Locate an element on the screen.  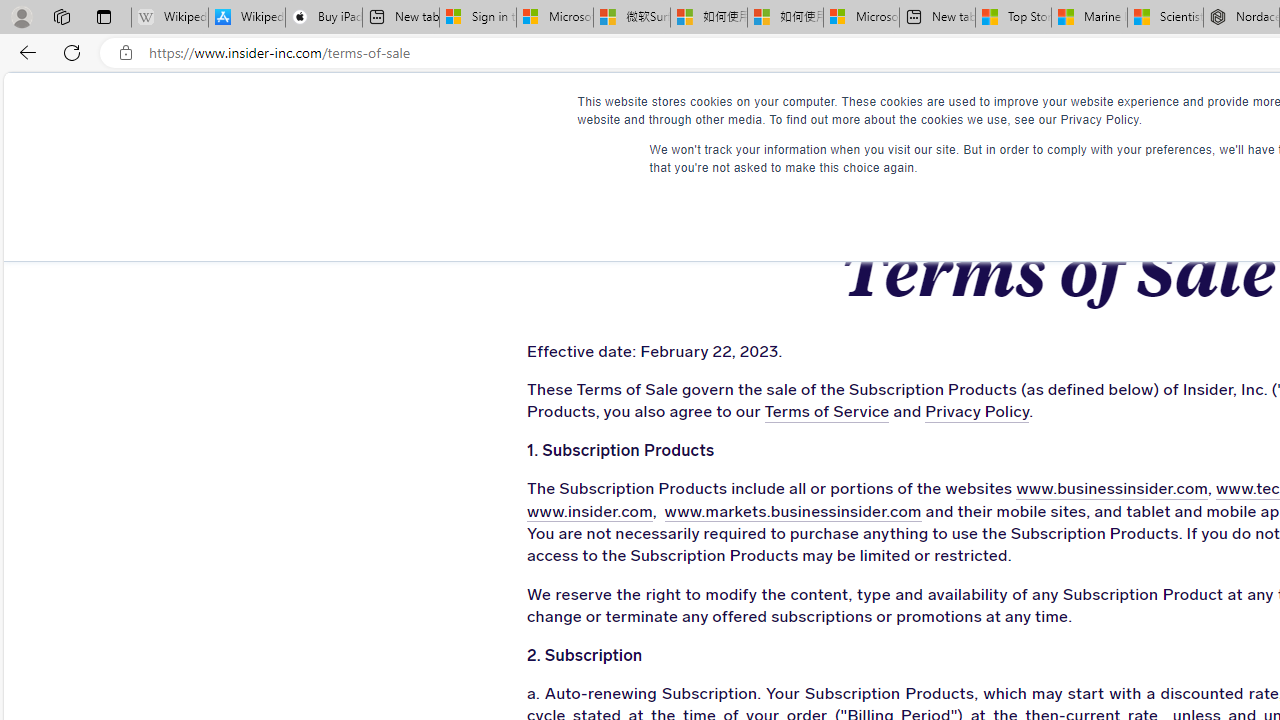
'www.markets.businessinsider.com' is located at coordinates (791, 510).